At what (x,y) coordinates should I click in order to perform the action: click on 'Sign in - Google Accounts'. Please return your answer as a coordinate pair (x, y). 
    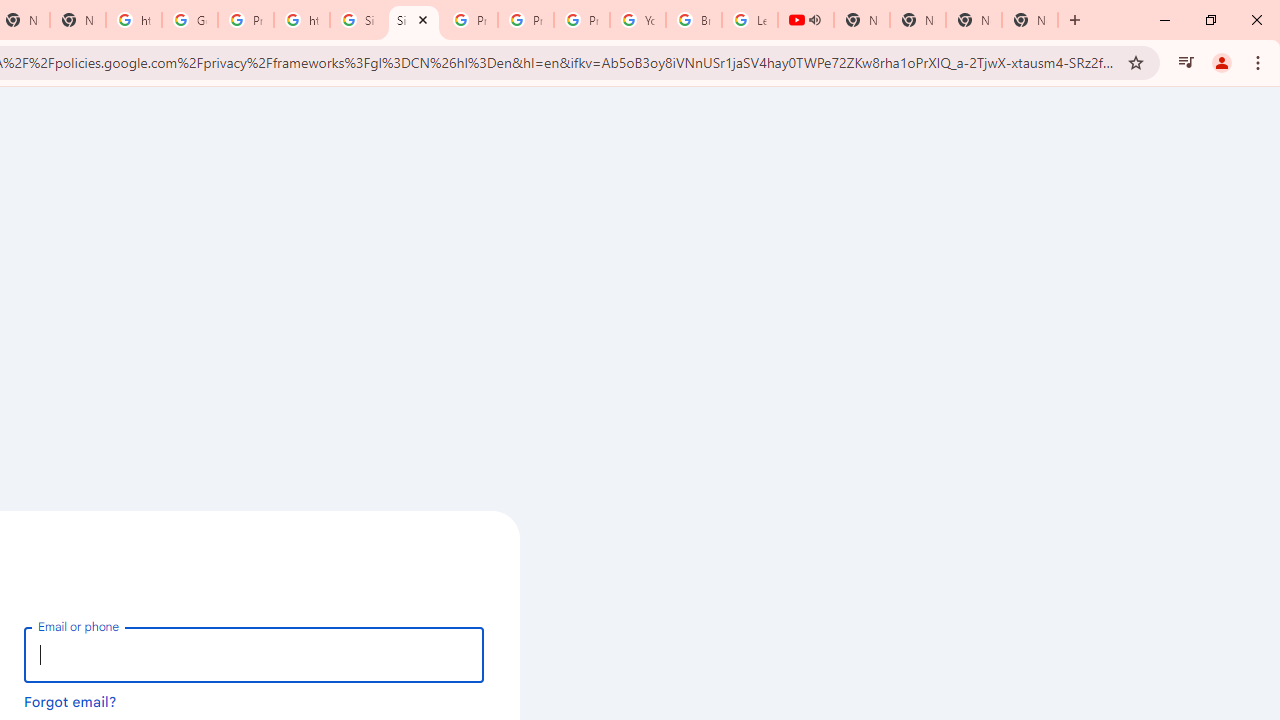
    Looking at the image, I should click on (413, 20).